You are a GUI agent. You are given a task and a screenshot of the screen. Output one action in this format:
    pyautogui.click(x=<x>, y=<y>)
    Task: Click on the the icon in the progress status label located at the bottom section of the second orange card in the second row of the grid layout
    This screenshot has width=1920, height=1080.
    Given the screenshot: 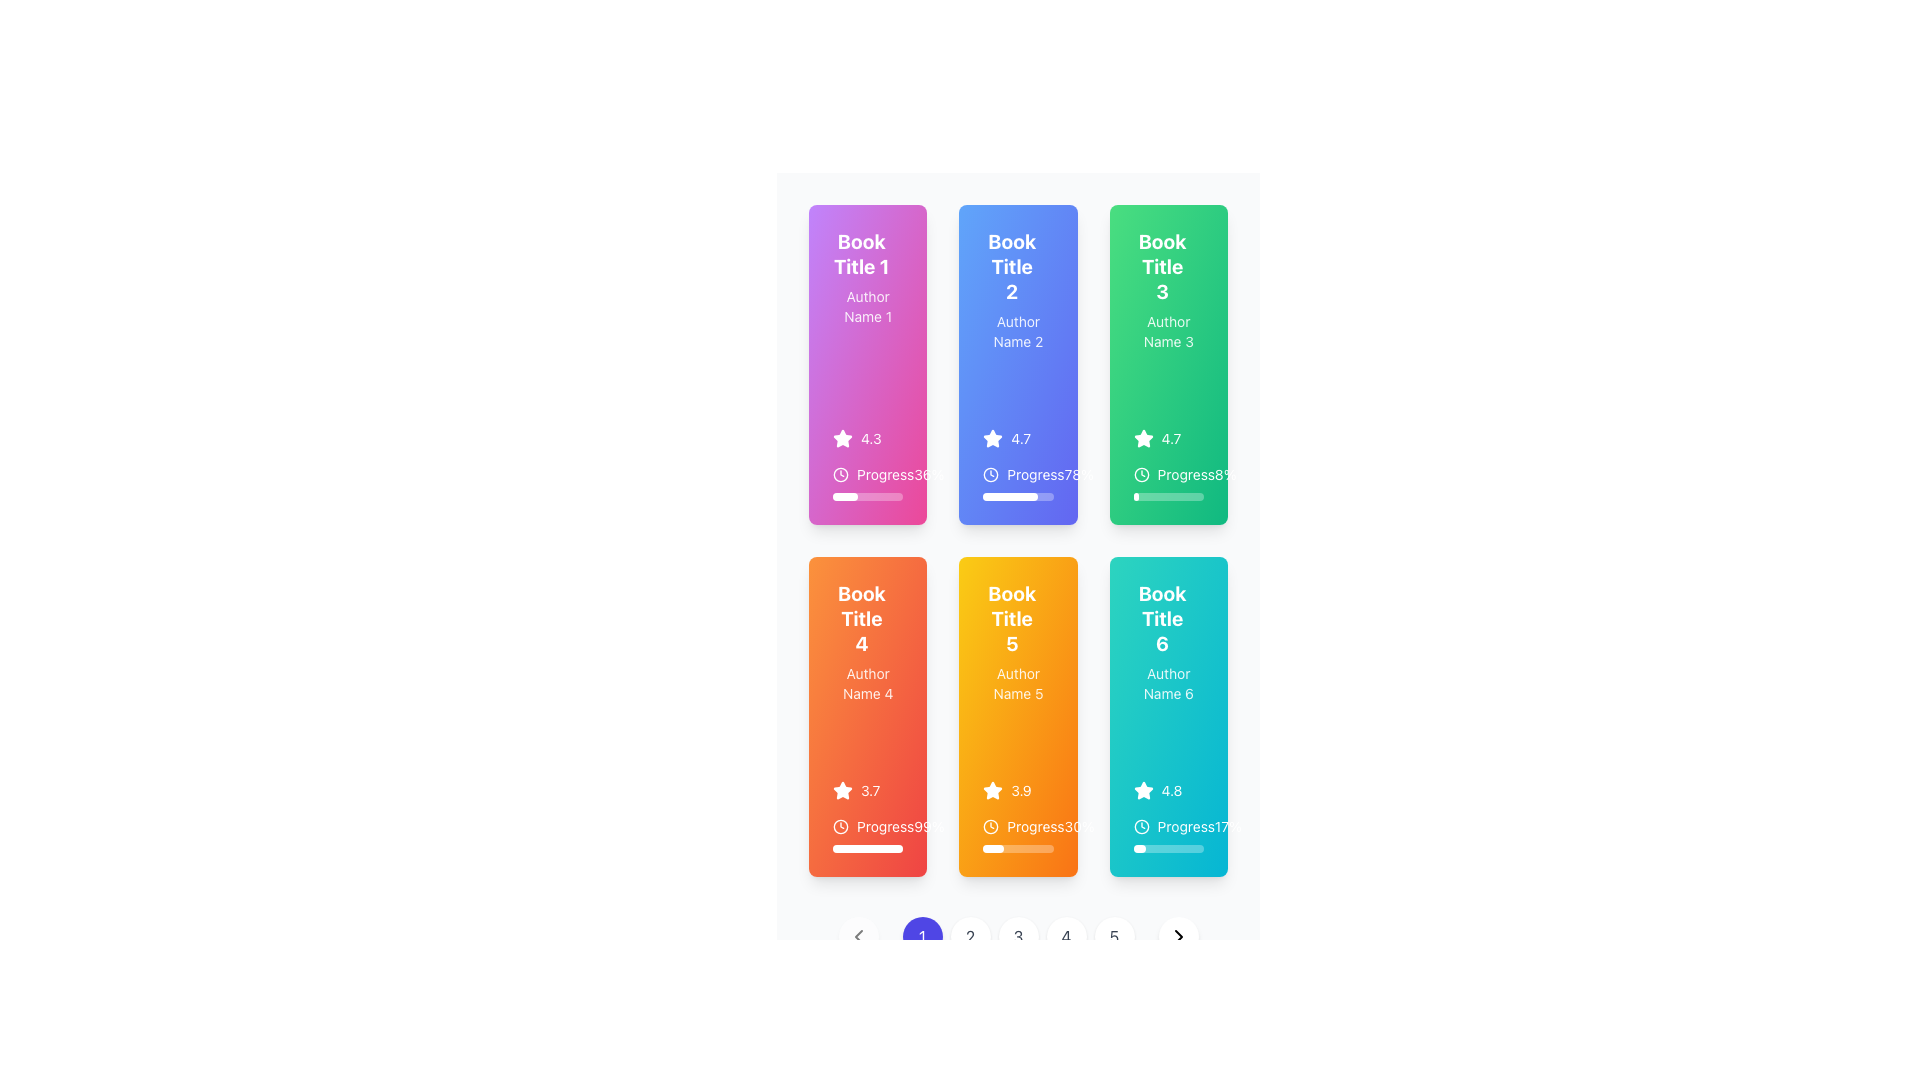 What is the action you would take?
    pyautogui.click(x=1023, y=826)
    